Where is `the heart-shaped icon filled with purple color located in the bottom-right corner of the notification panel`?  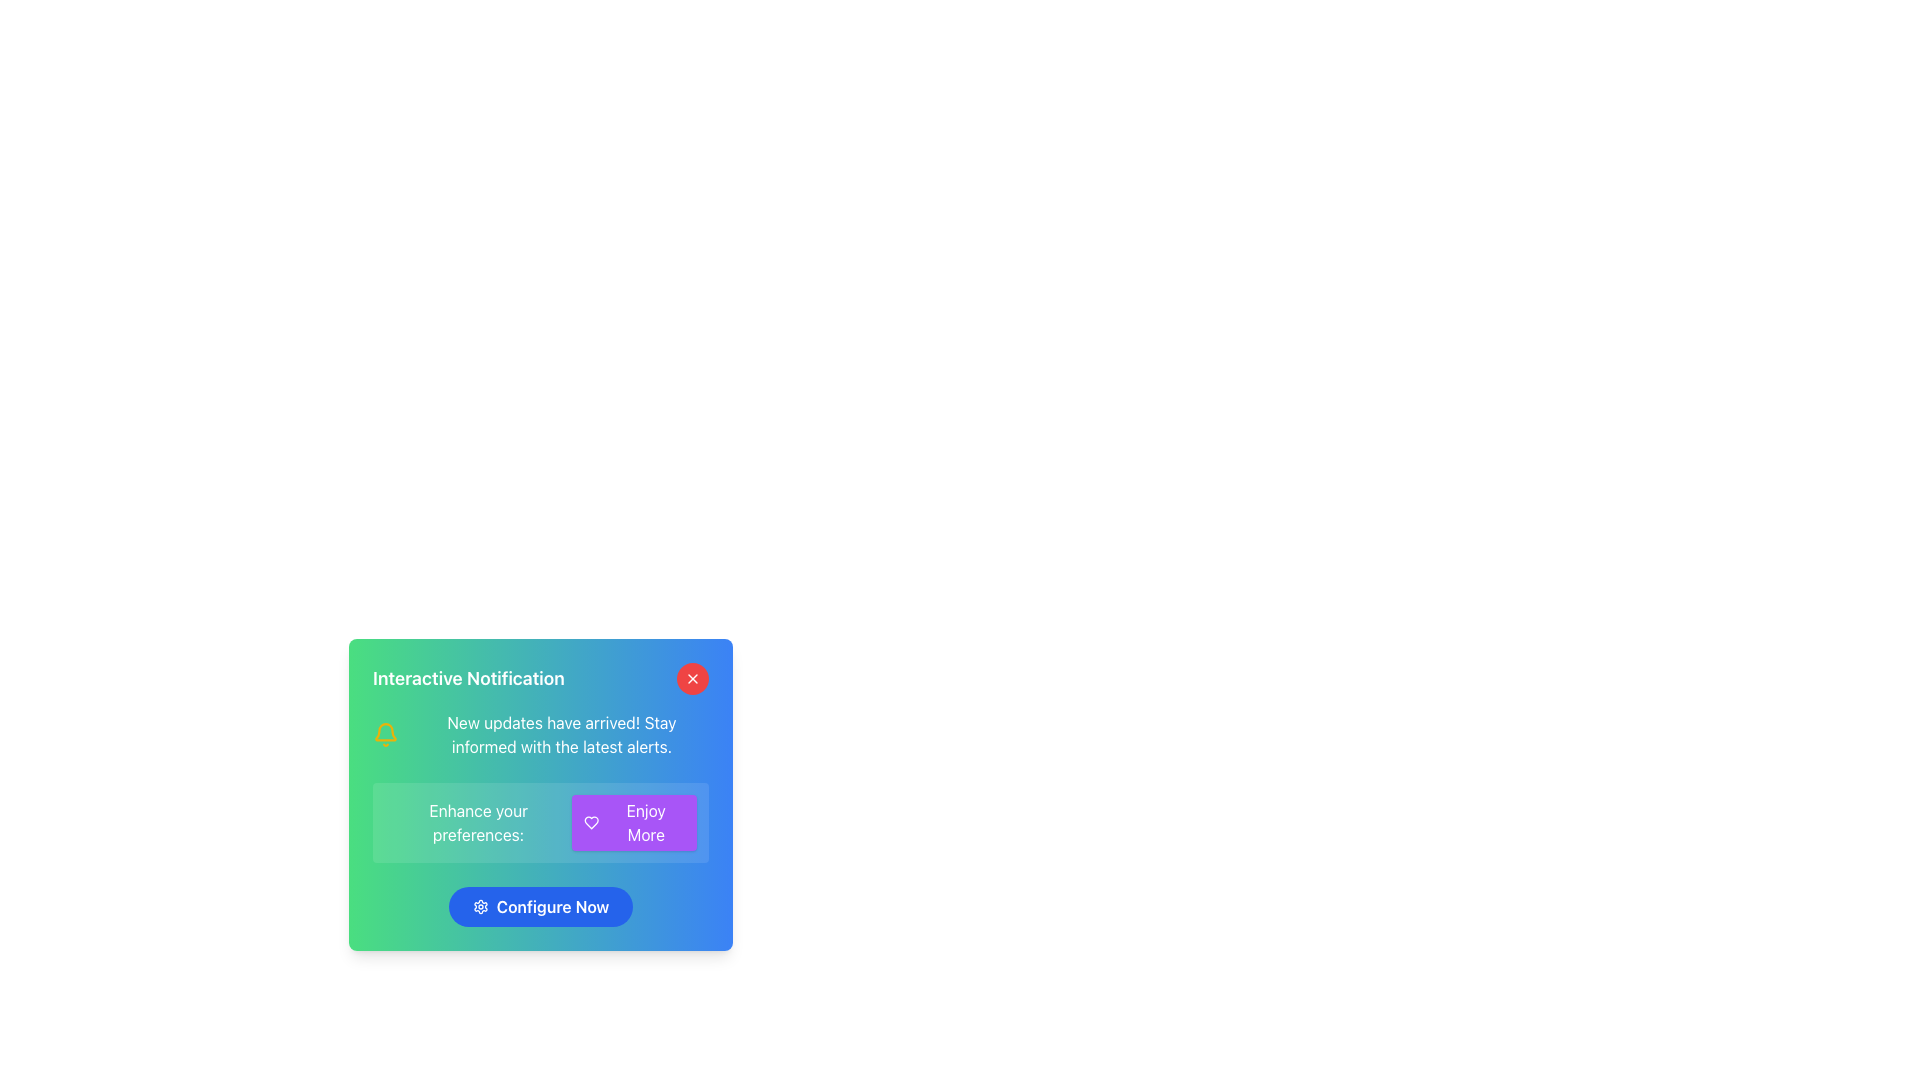 the heart-shaped icon filled with purple color located in the bottom-right corner of the notification panel is located at coordinates (590, 822).